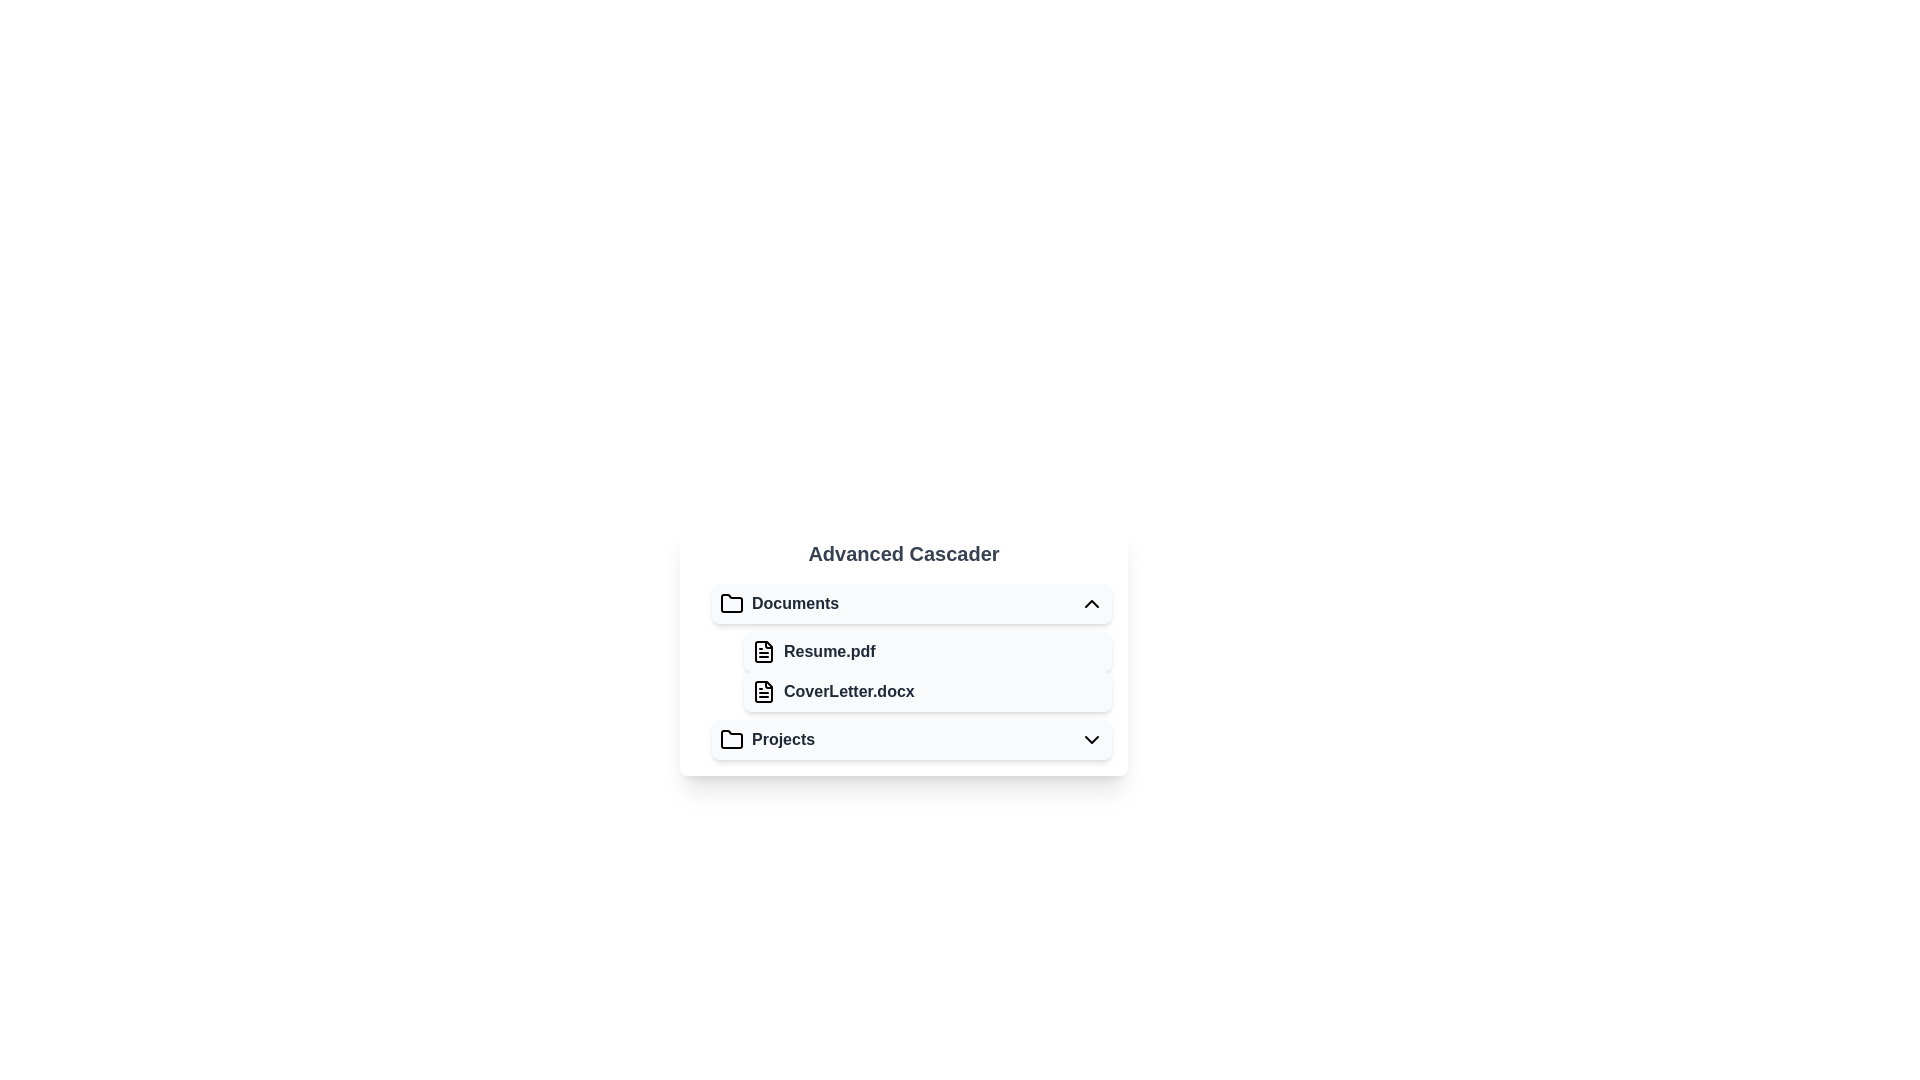 The height and width of the screenshot is (1080, 1920). What do you see at coordinates (782, 740) in the screenshot?
I see `the 'Projects' text label located to the right of the folder icon in the bottom-most option of the cascading menu for selection or activation` at bounding box center [782, 740].